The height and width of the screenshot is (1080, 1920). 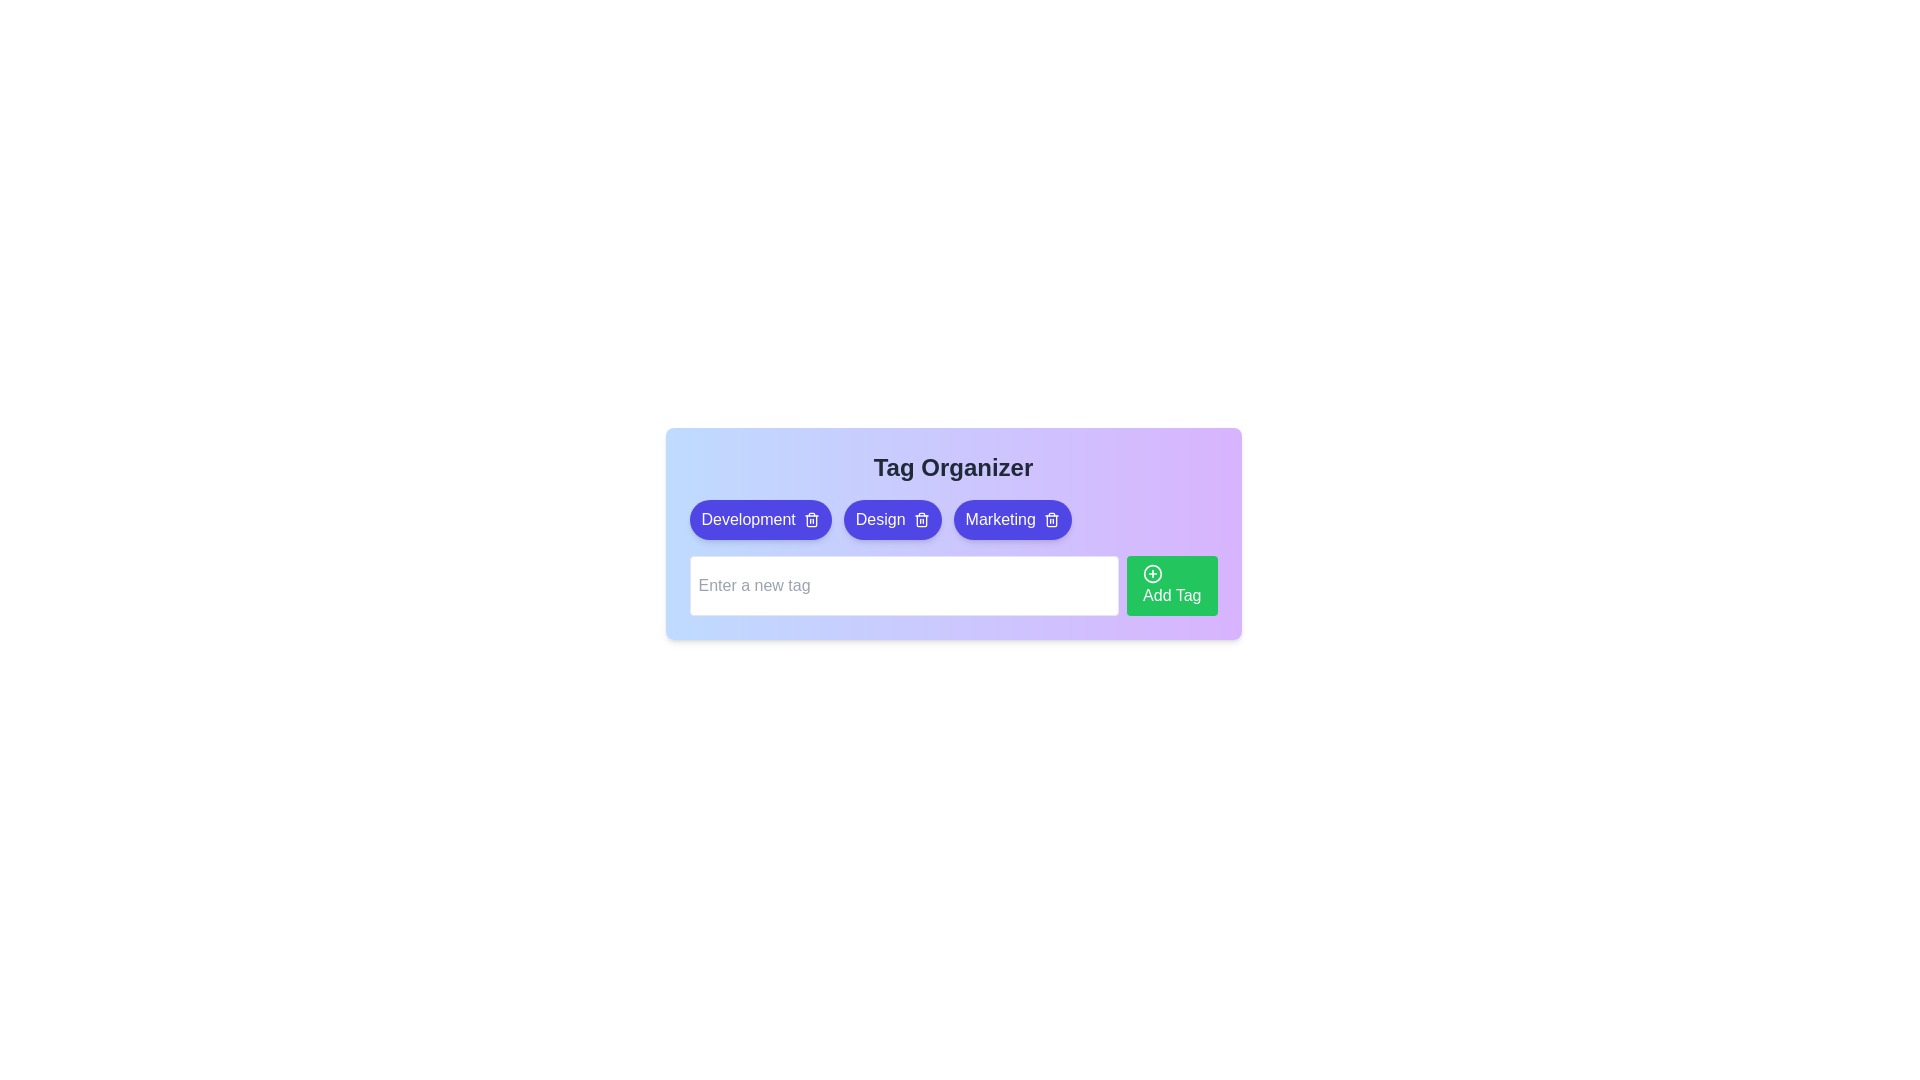 I want to click on the trash icon button located to the right of the 'Marketing' label, so click(x=1050, y=519).